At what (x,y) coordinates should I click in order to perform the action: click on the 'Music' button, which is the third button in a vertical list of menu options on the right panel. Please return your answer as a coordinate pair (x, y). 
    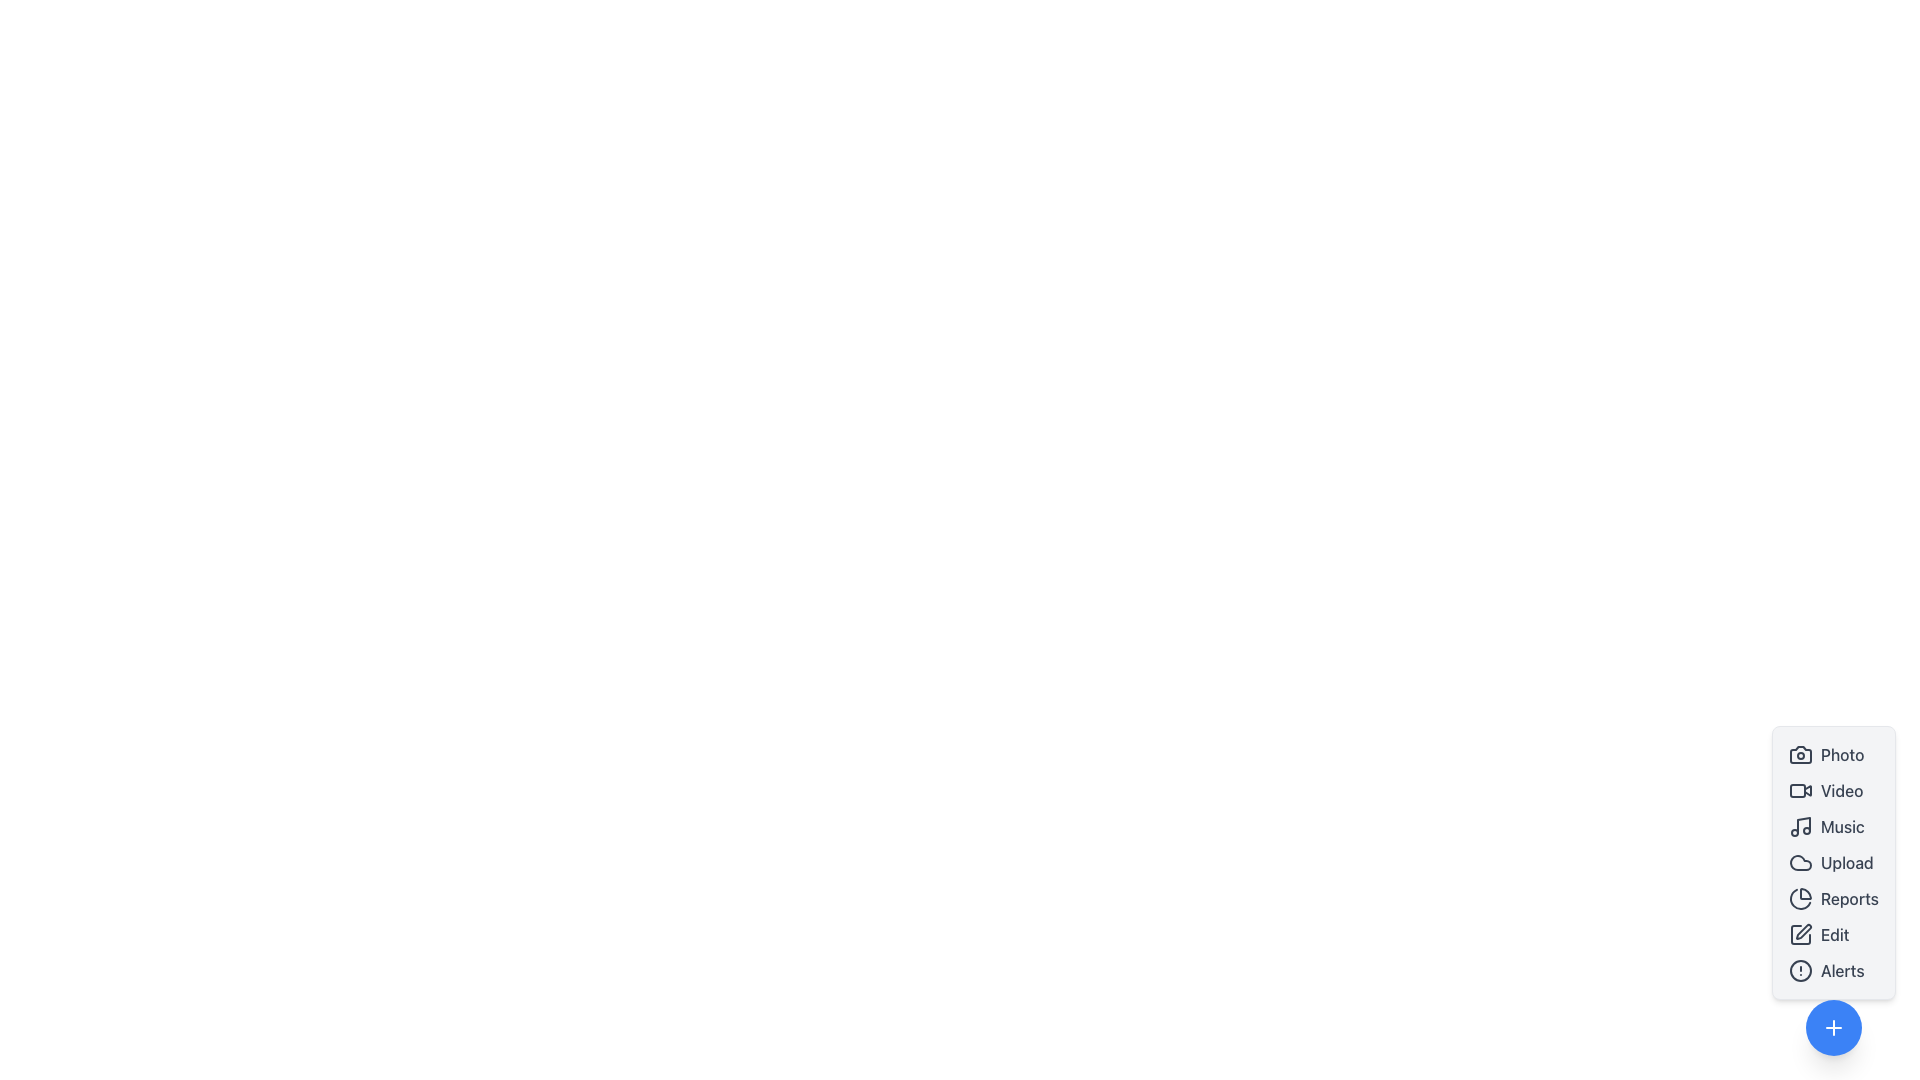
    Looking at the image, I should click on (1826, 826).